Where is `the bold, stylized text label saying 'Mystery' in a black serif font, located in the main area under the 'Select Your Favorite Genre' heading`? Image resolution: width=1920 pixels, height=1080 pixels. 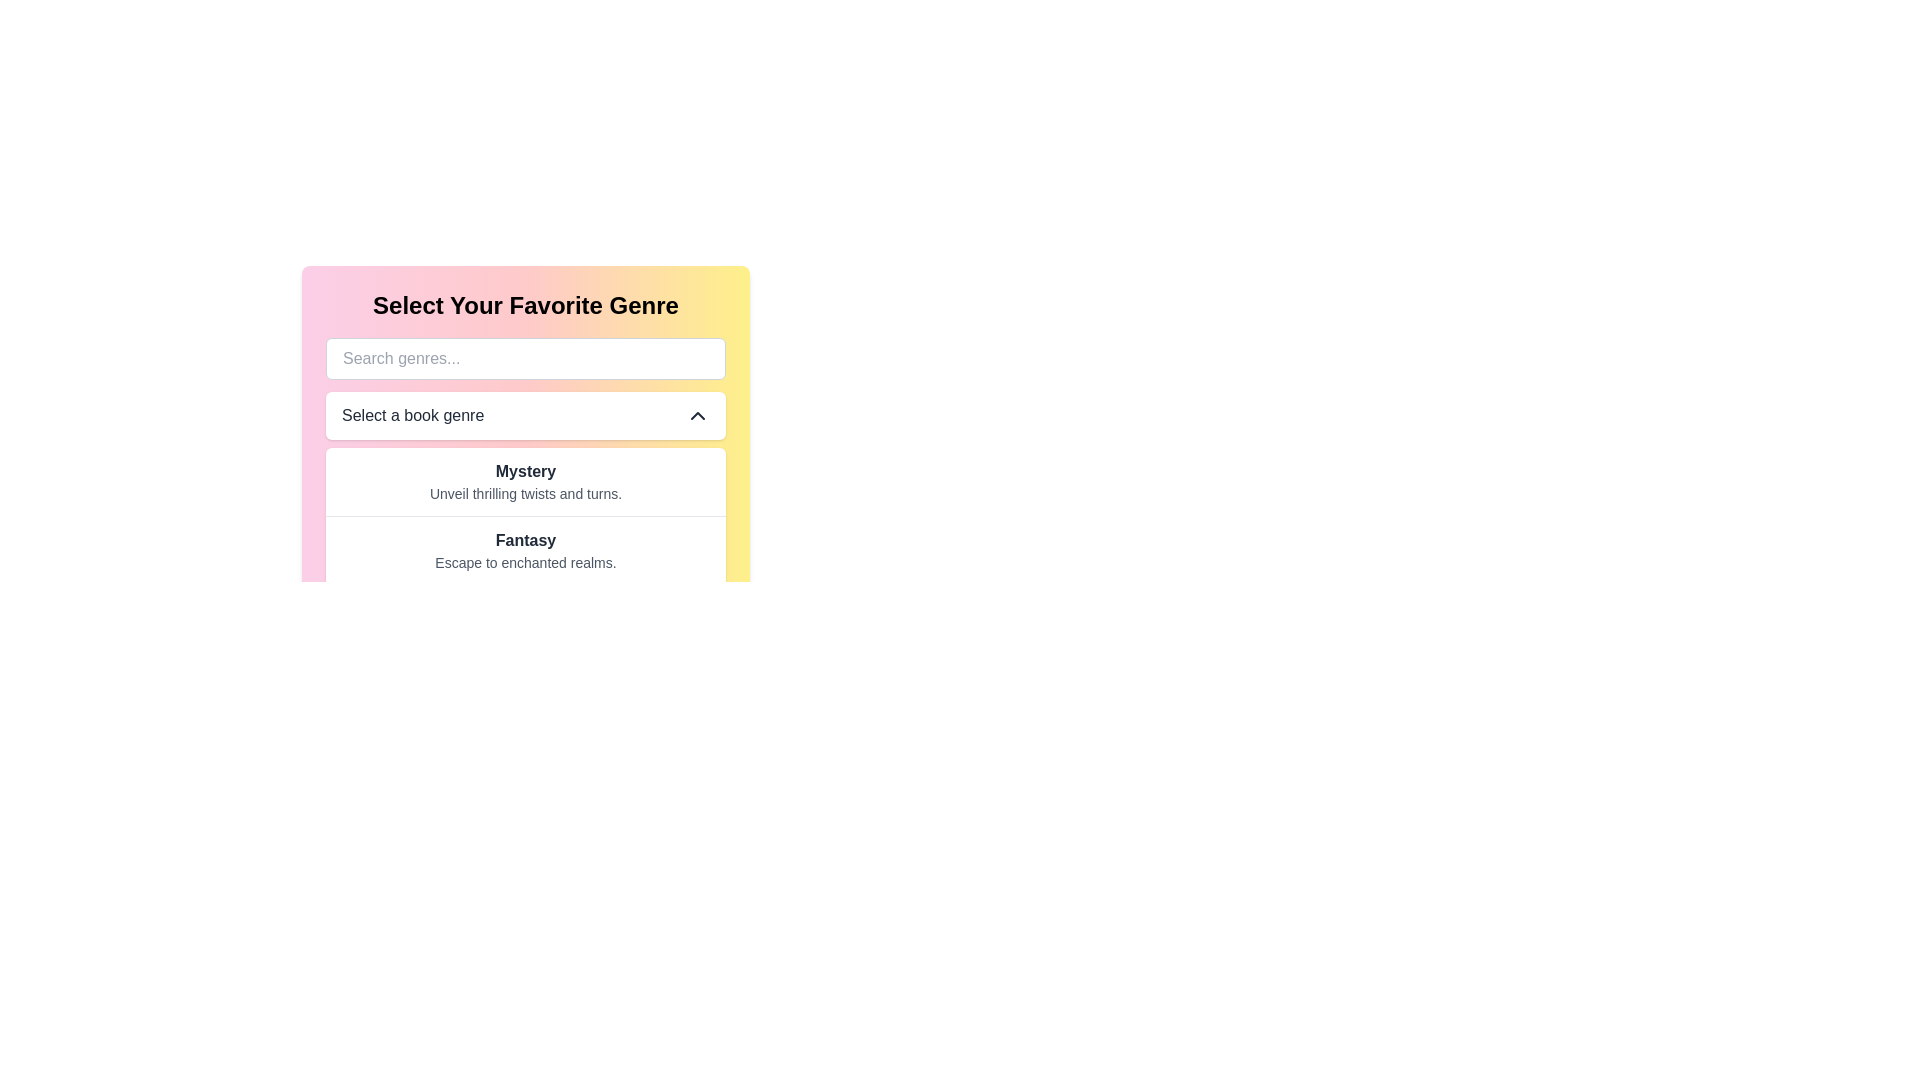 the bold, stylized text label saying 'Mystery' in a black serif font, located in the main area under the 'Select Your Favorite Genre' heading is located at coordinates (526, 471).